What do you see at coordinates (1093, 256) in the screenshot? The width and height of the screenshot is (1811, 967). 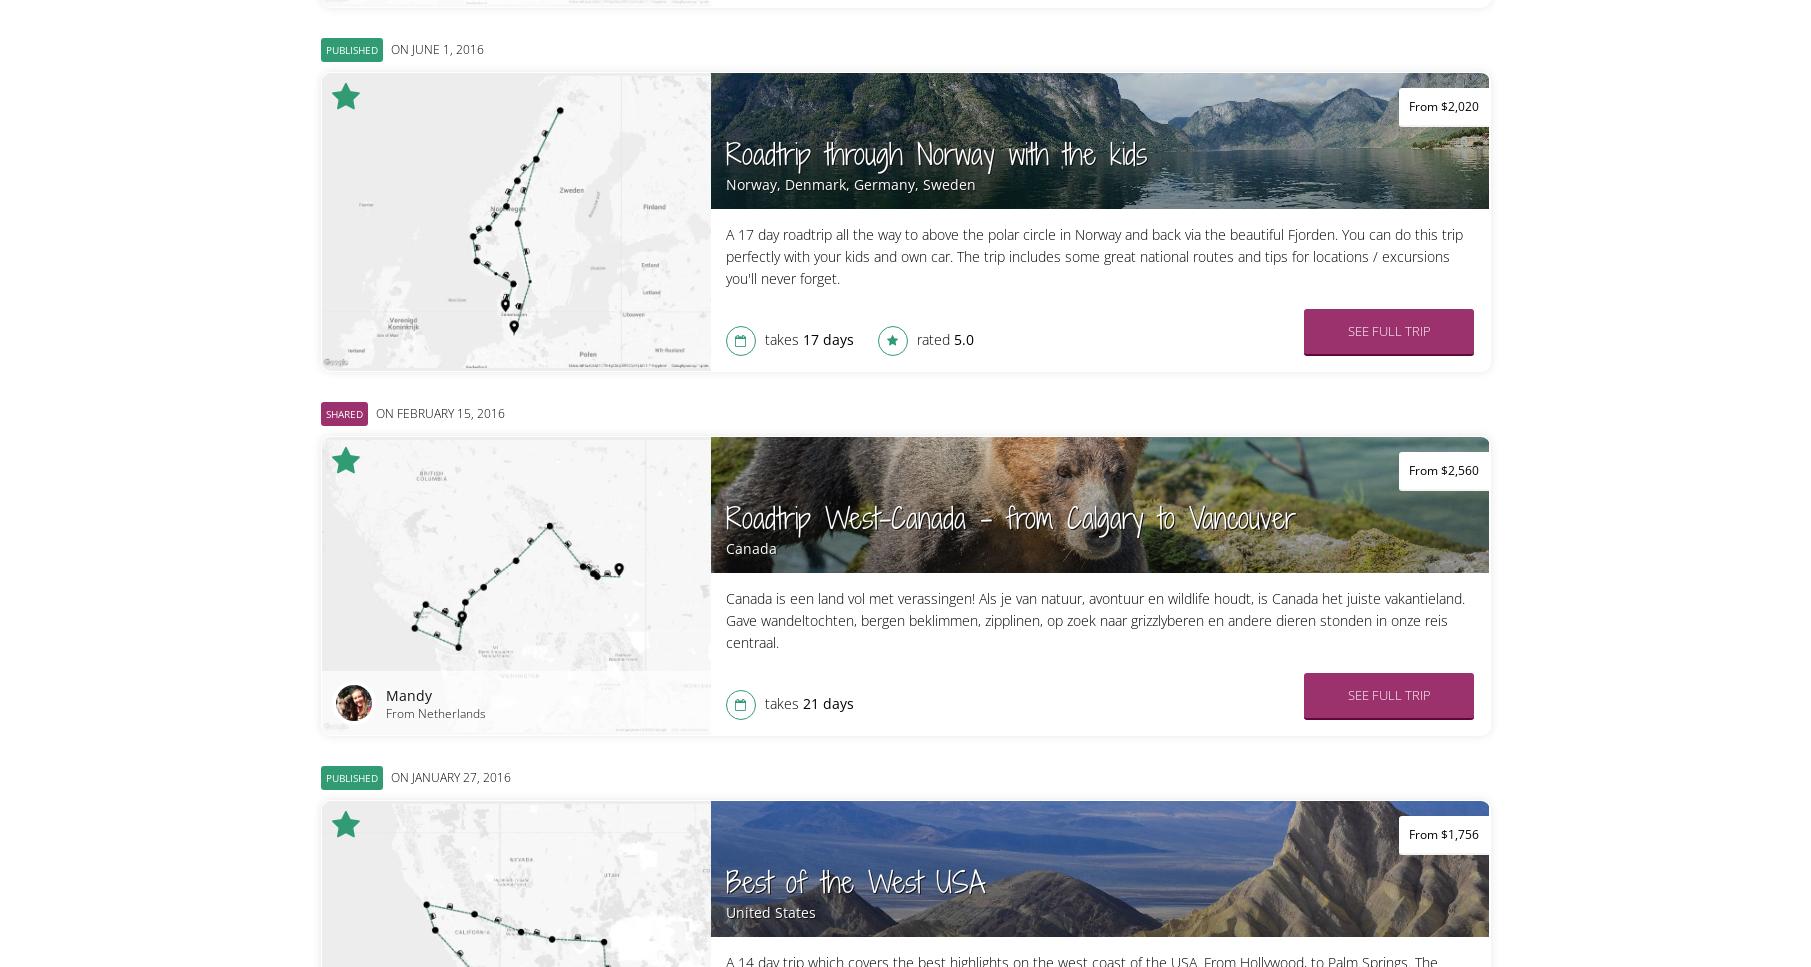 I see `'A 17 day roadtrip all the way to above the polar circle in Norway and back via the beautiful Fjorden. You can do this trip perfectly with your kids and own car. The trip includes some great national routes and tips for locations / excursions you'll never forget.'` at bounding box center [1093, 256].